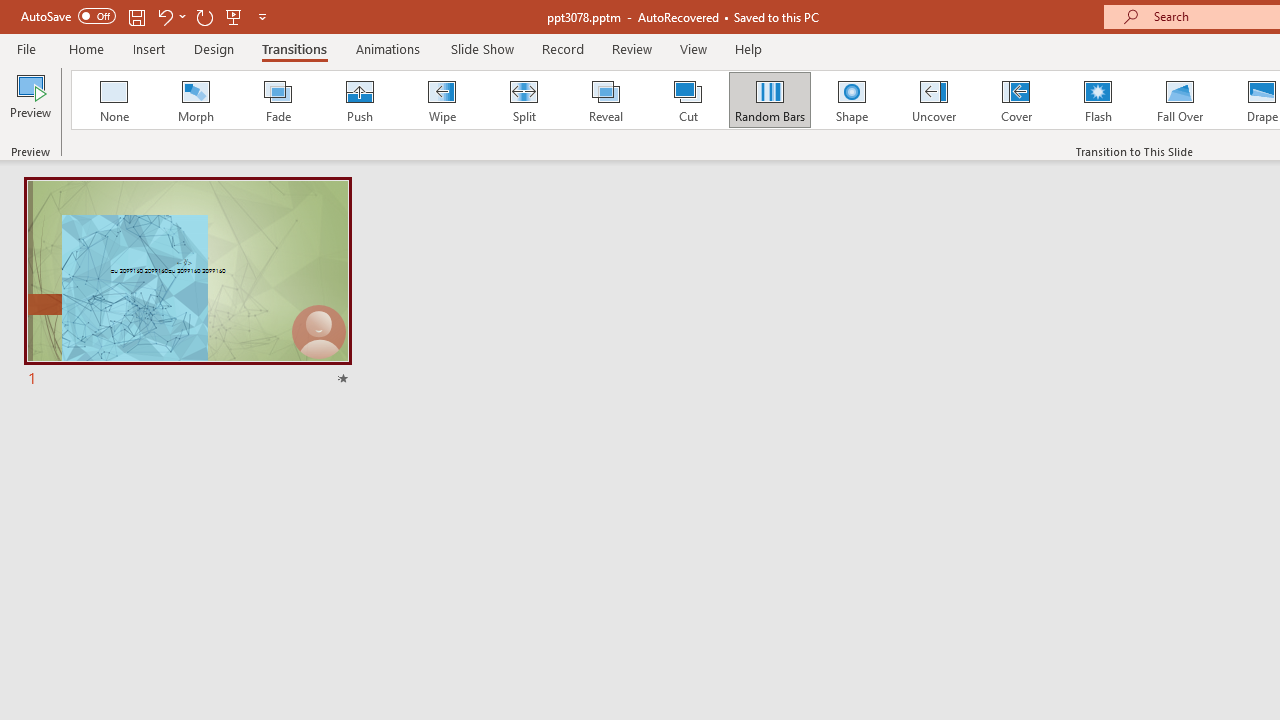 Image resolution: width=1280 pixels, height=720 pixels. I want to click on 'Fall Over', so click(1180, 100).